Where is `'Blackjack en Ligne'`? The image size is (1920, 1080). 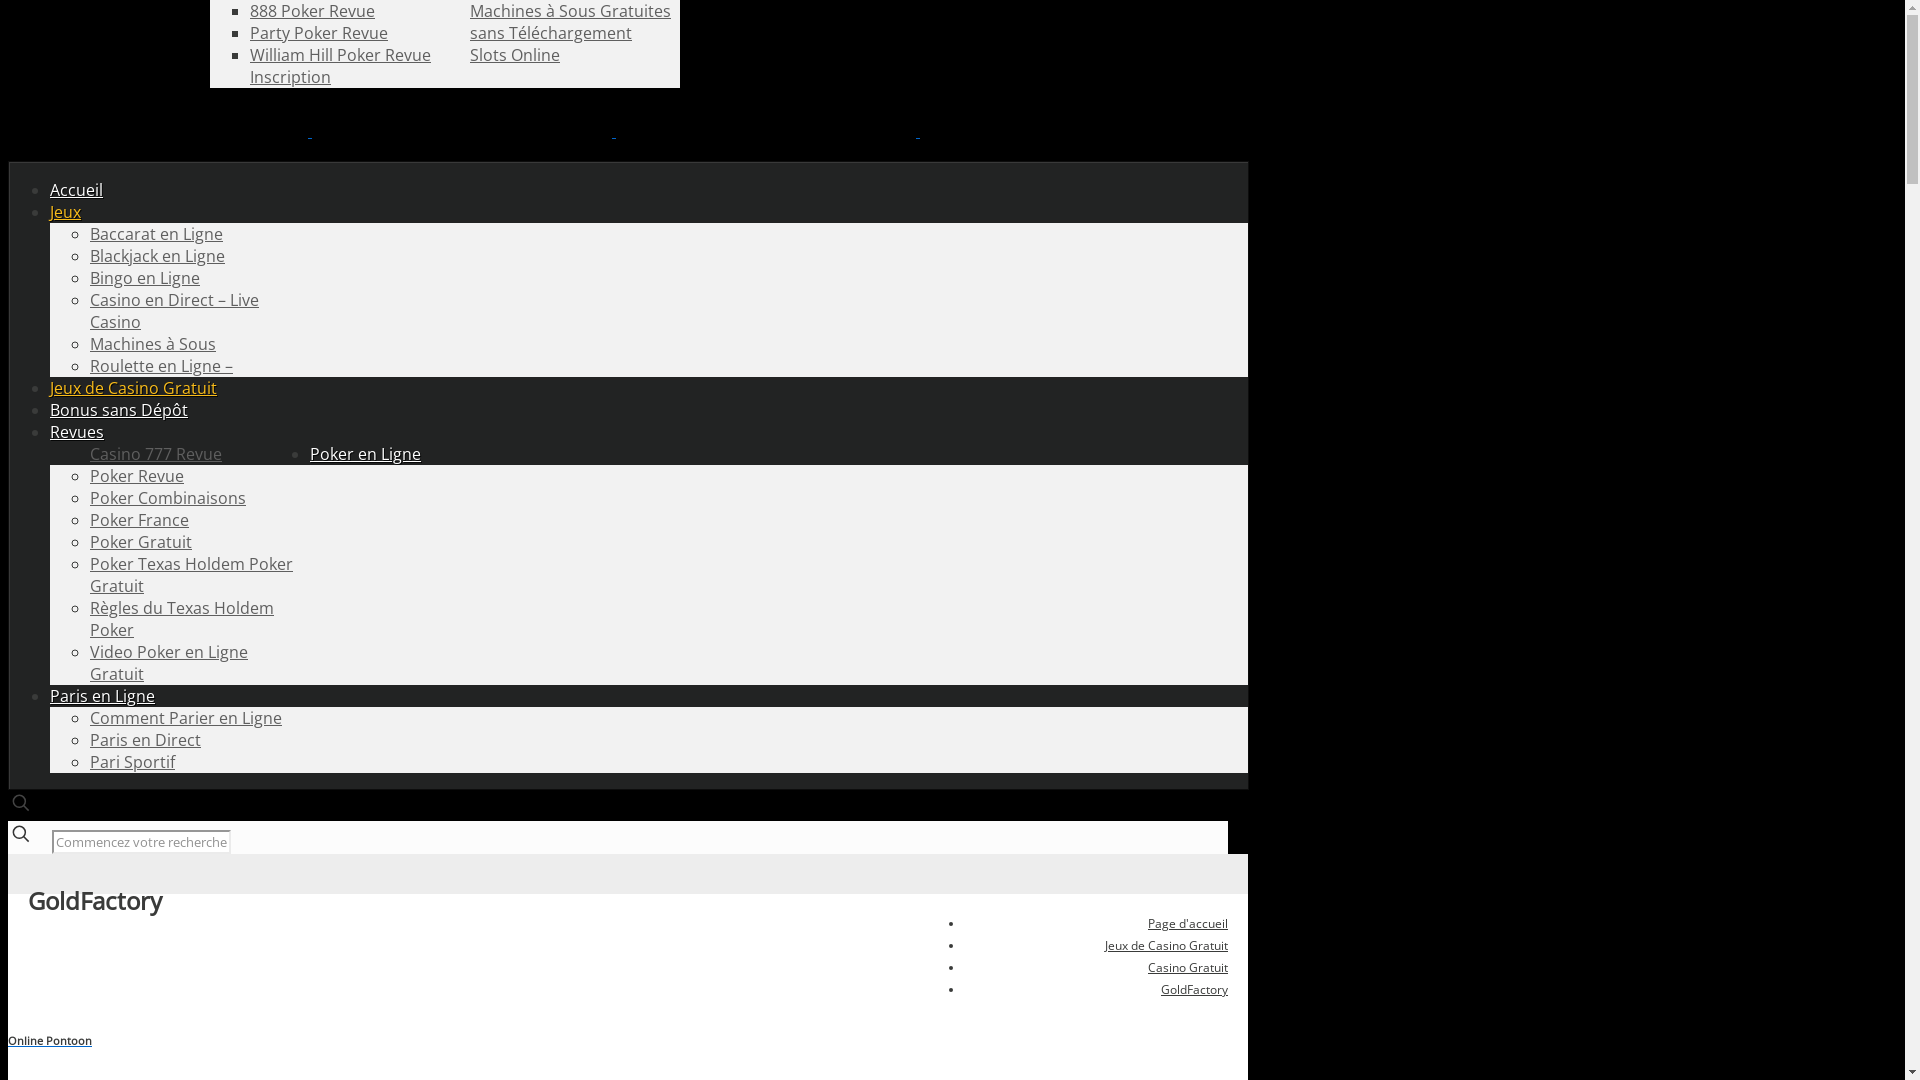
'Blackjack en Ligne' is located at coordinates (156, 254).